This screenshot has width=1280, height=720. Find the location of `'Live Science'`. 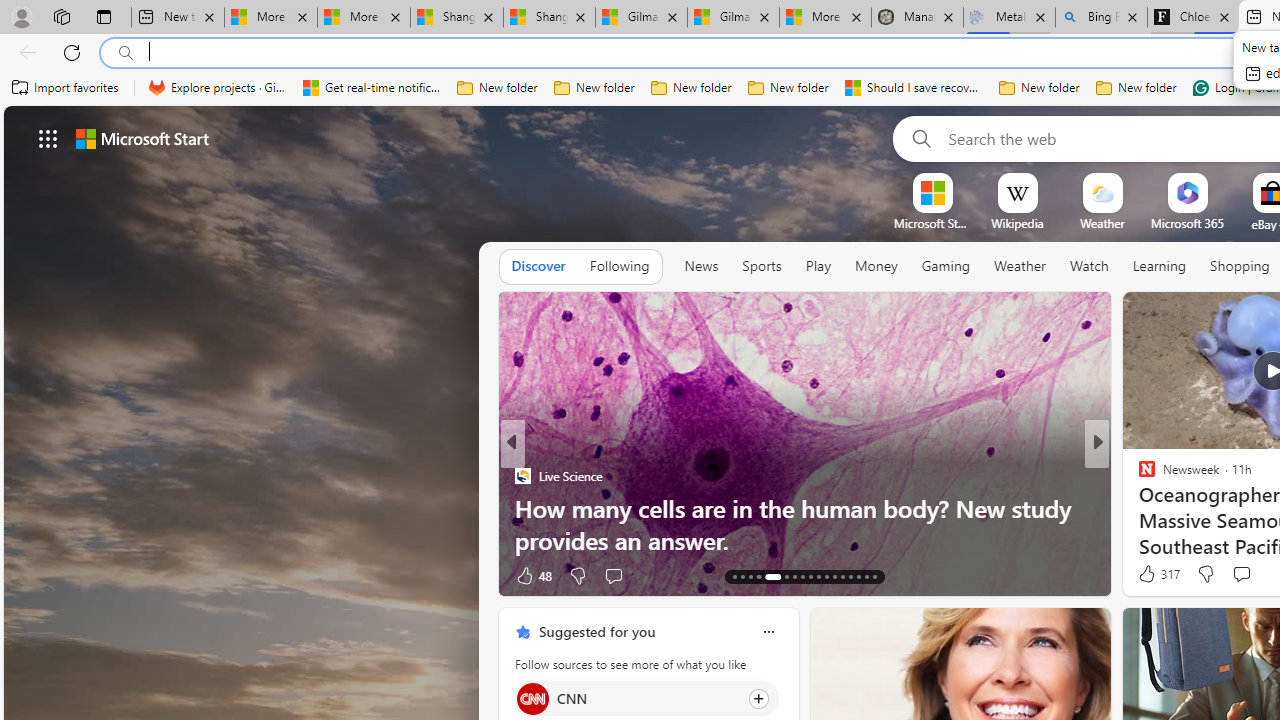

'Live Science' is located at coordinates (522, 475).